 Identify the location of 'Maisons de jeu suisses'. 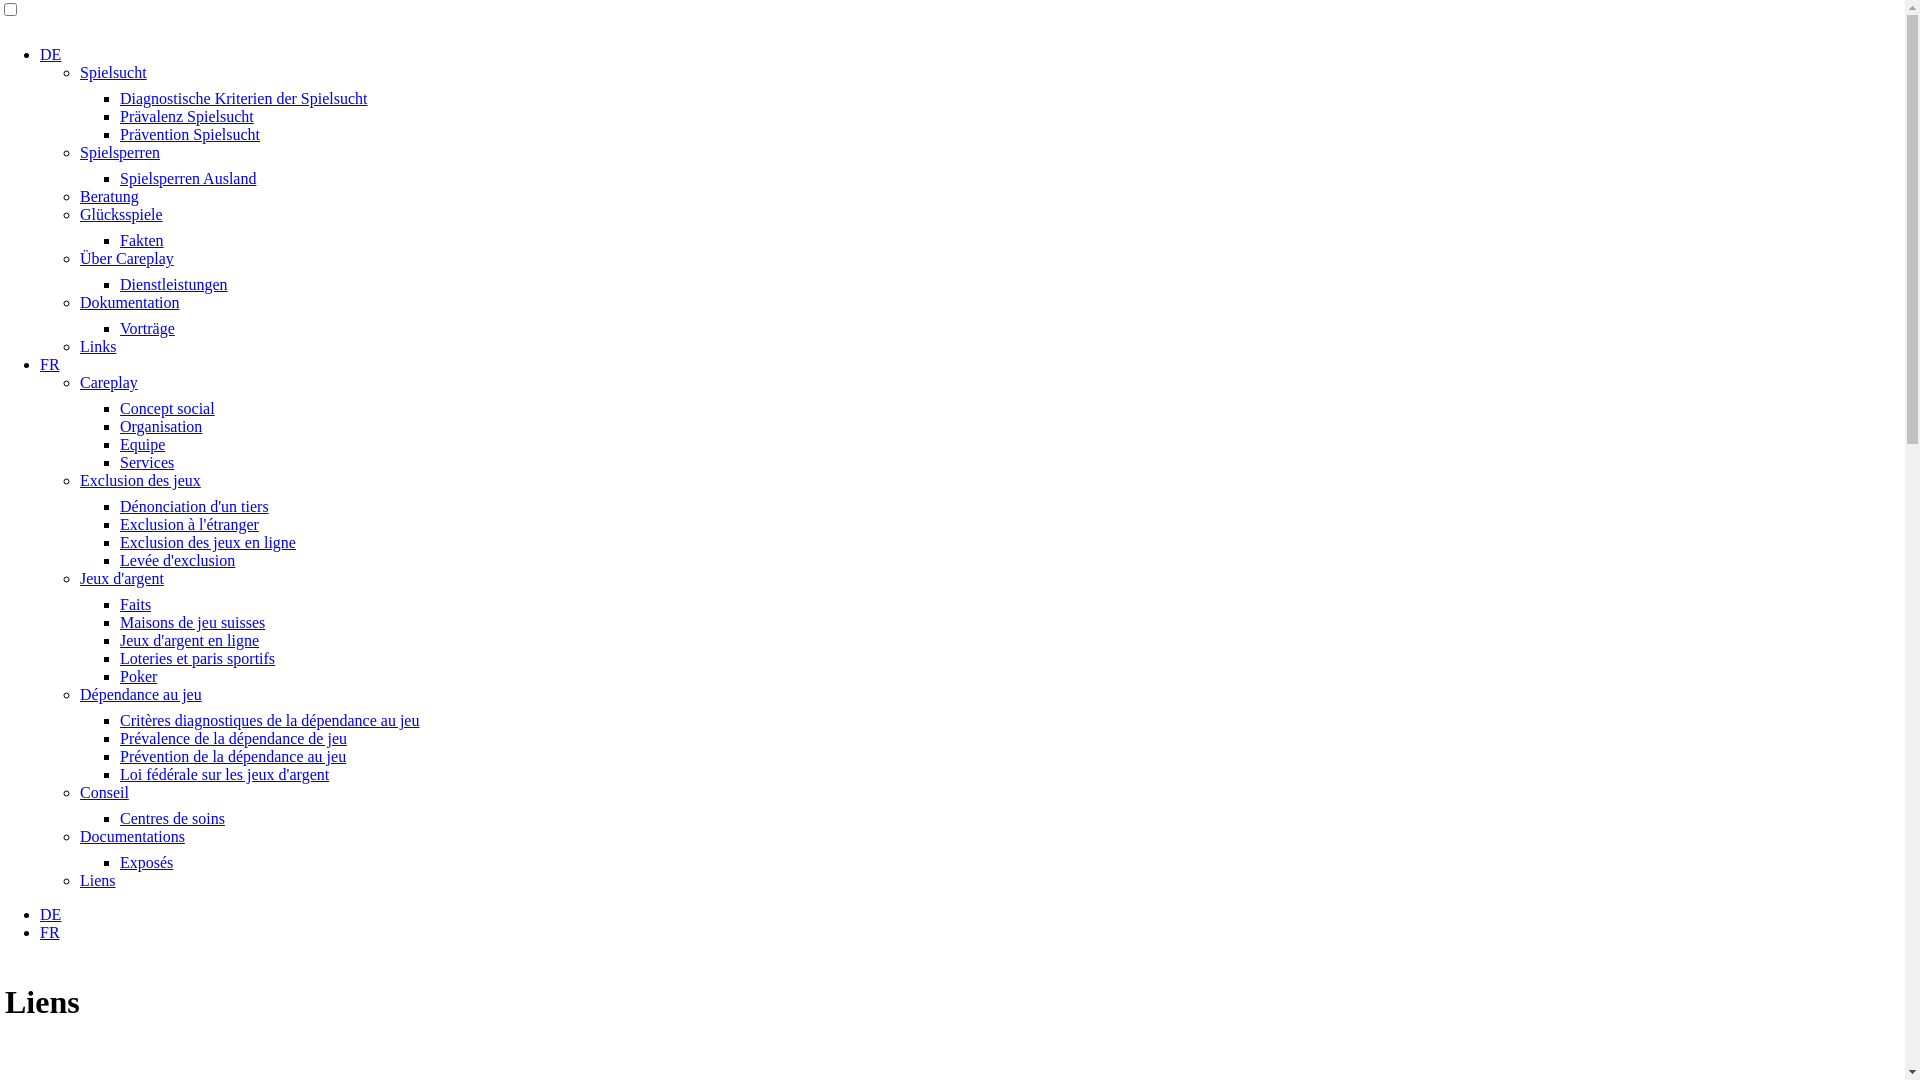
(192, 621).